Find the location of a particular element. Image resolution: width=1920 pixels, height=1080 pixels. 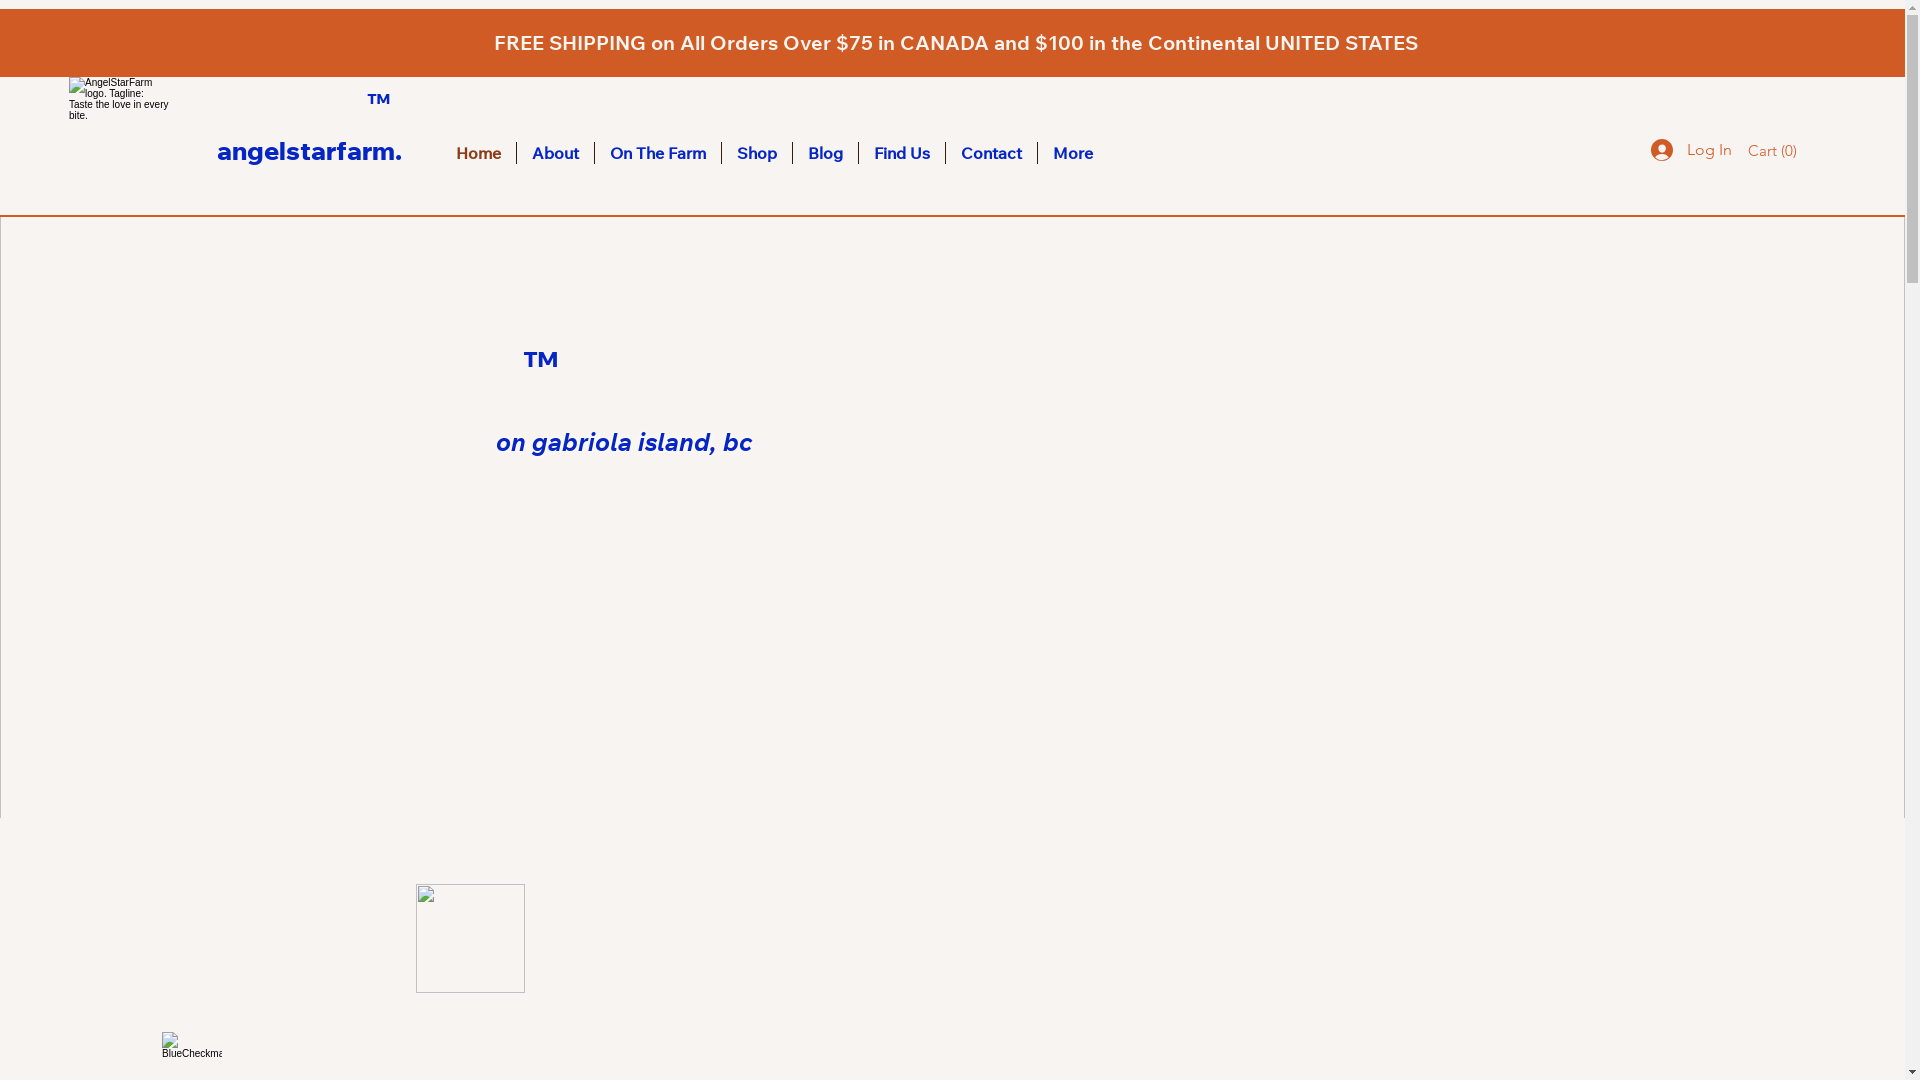

'On The Farm' is located at coordinates (657, 152).